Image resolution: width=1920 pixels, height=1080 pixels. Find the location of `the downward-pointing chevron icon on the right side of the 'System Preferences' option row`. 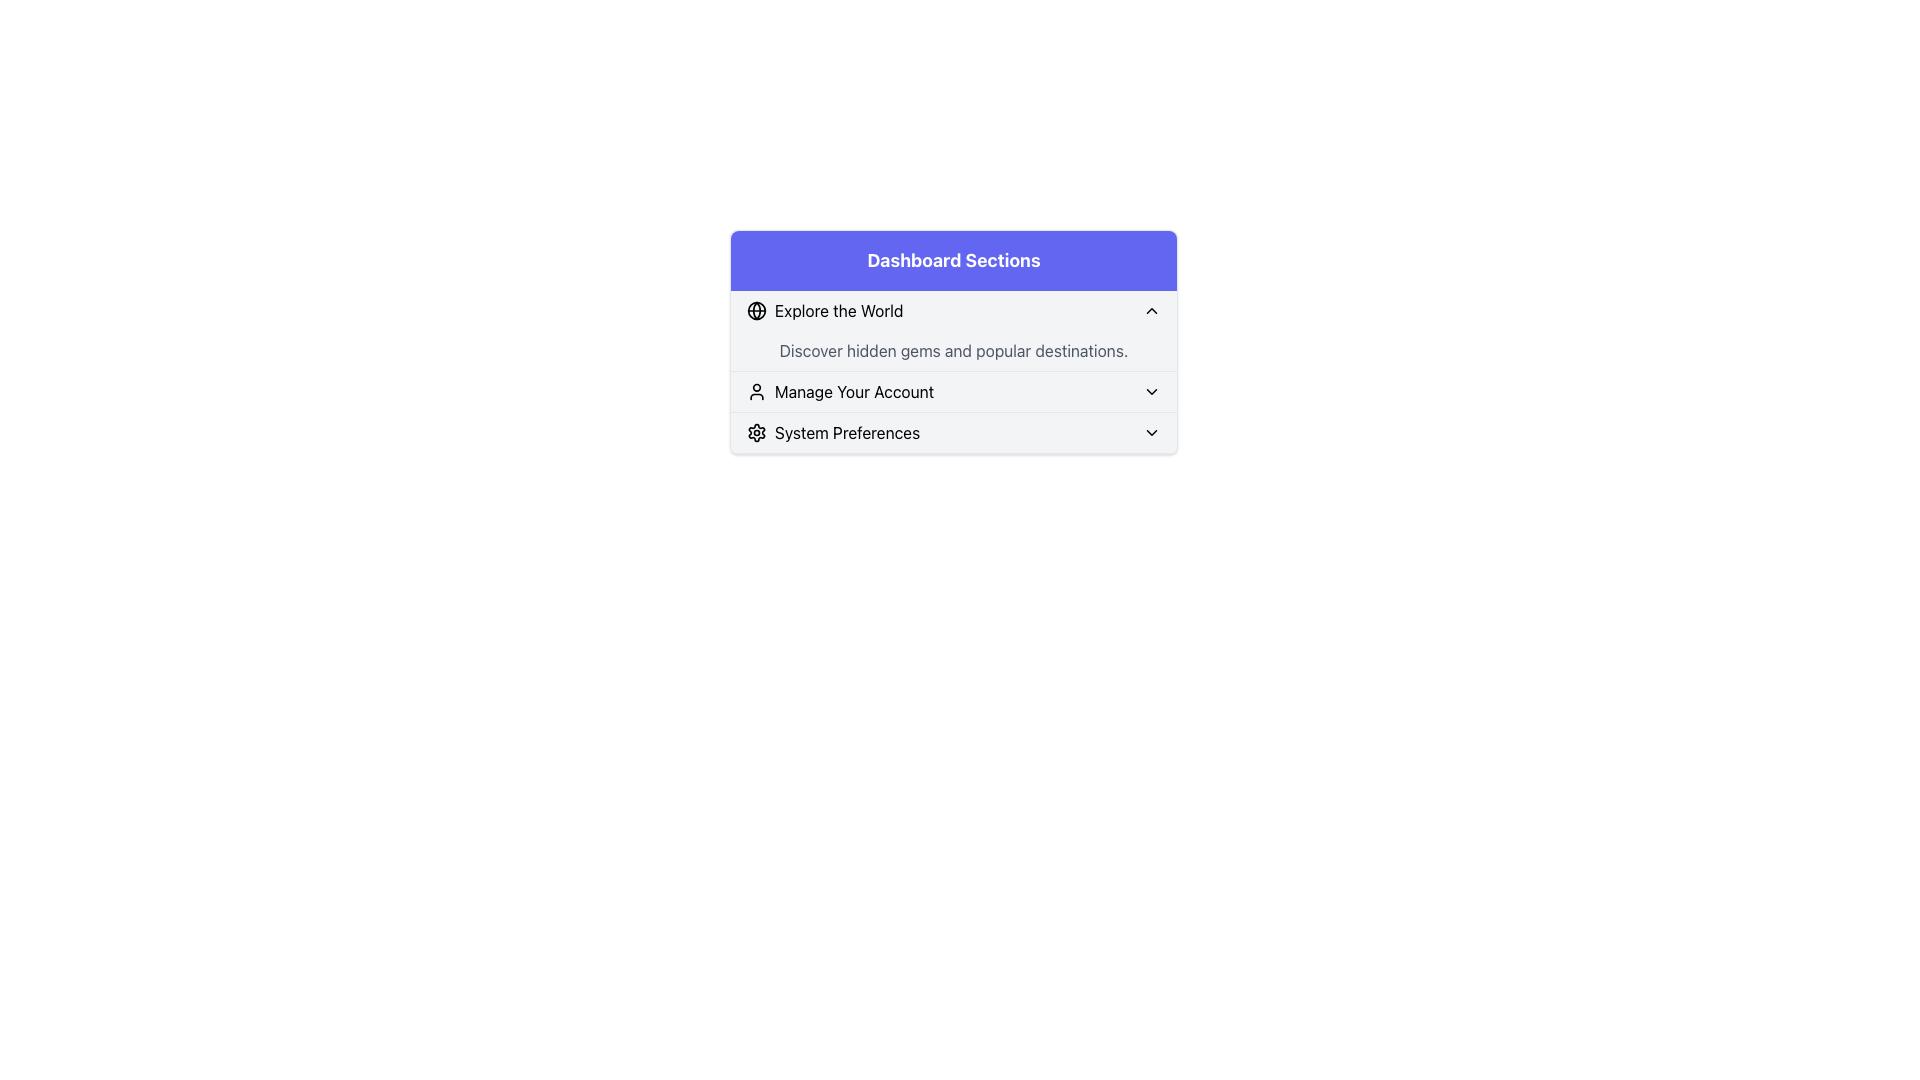

the downward-pointing chevron icon on the right side of the 'System Preferences' option row is located at coordinates (1152, 431).